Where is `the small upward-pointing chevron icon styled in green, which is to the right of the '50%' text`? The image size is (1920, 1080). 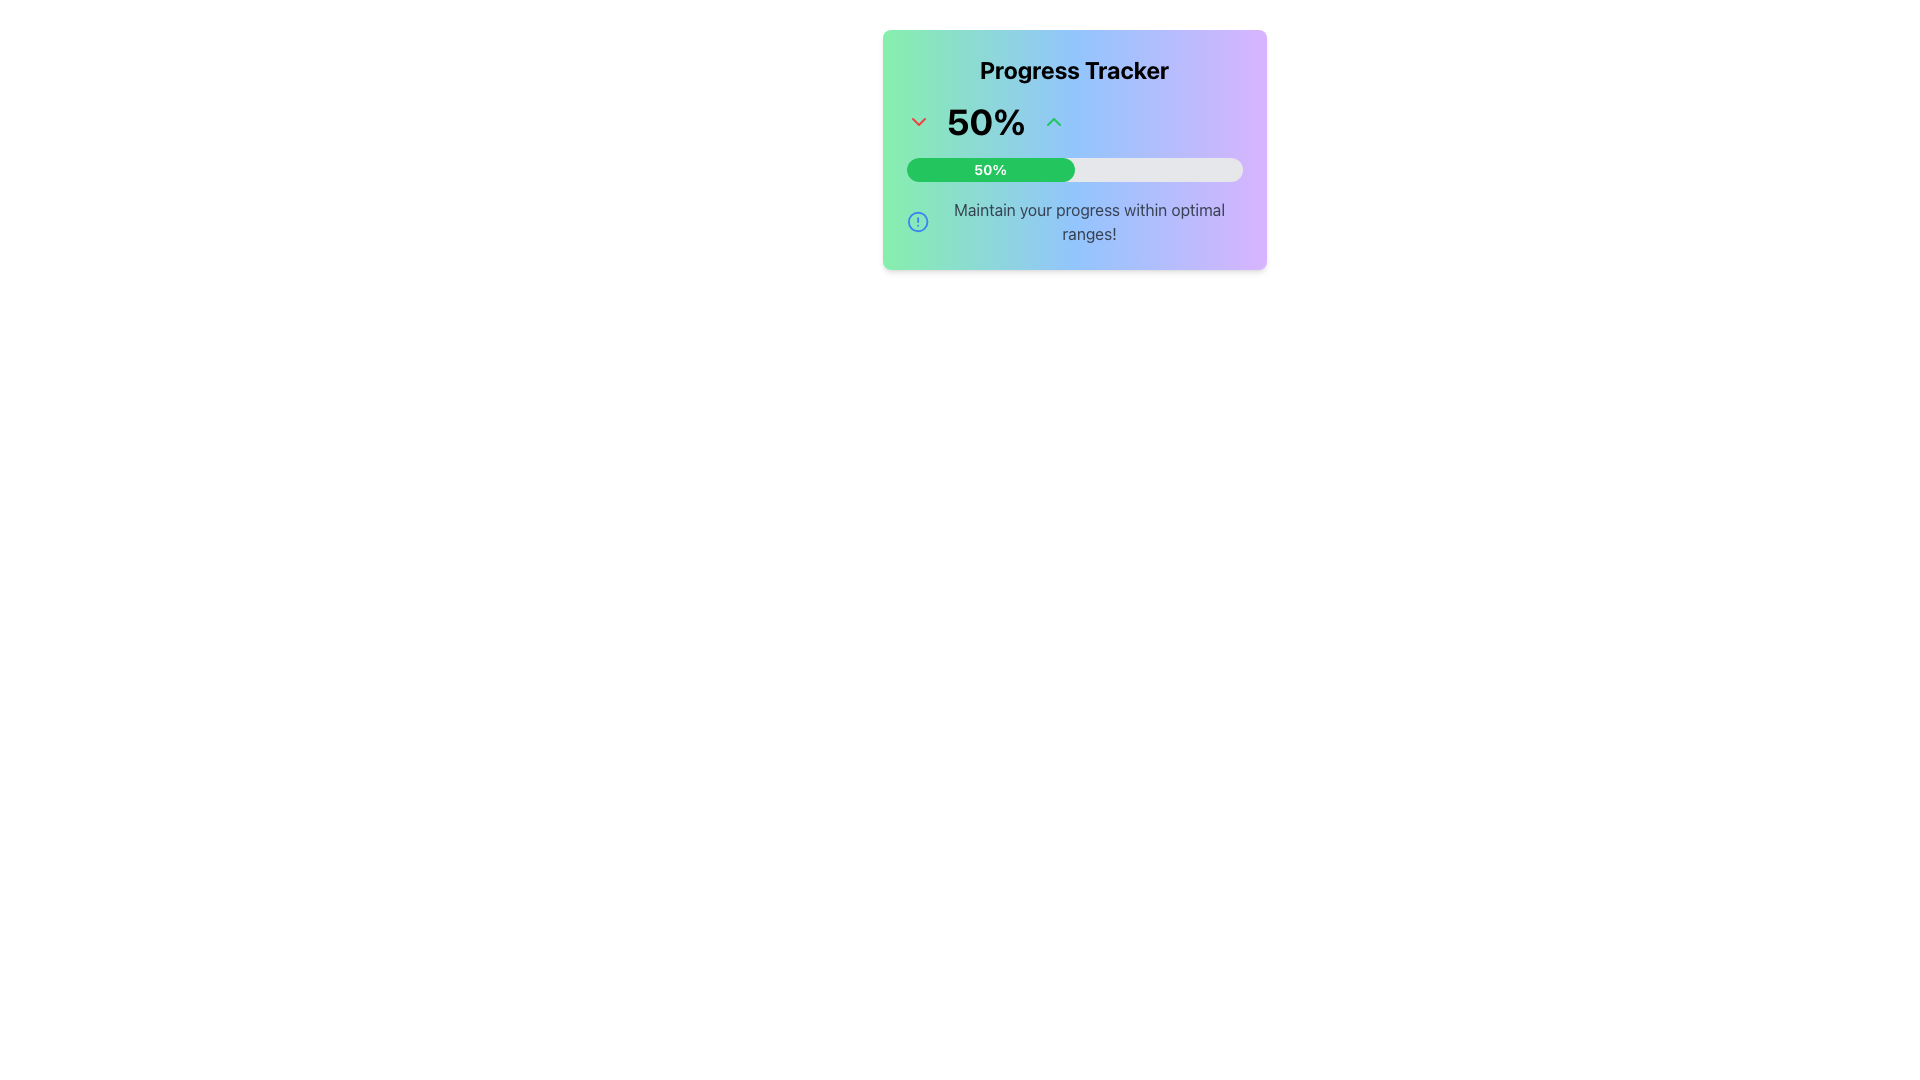
the small upward-pointing chevron icon styled in green, which is to the right of the '50%' text is located at coordinates (1052, 122).